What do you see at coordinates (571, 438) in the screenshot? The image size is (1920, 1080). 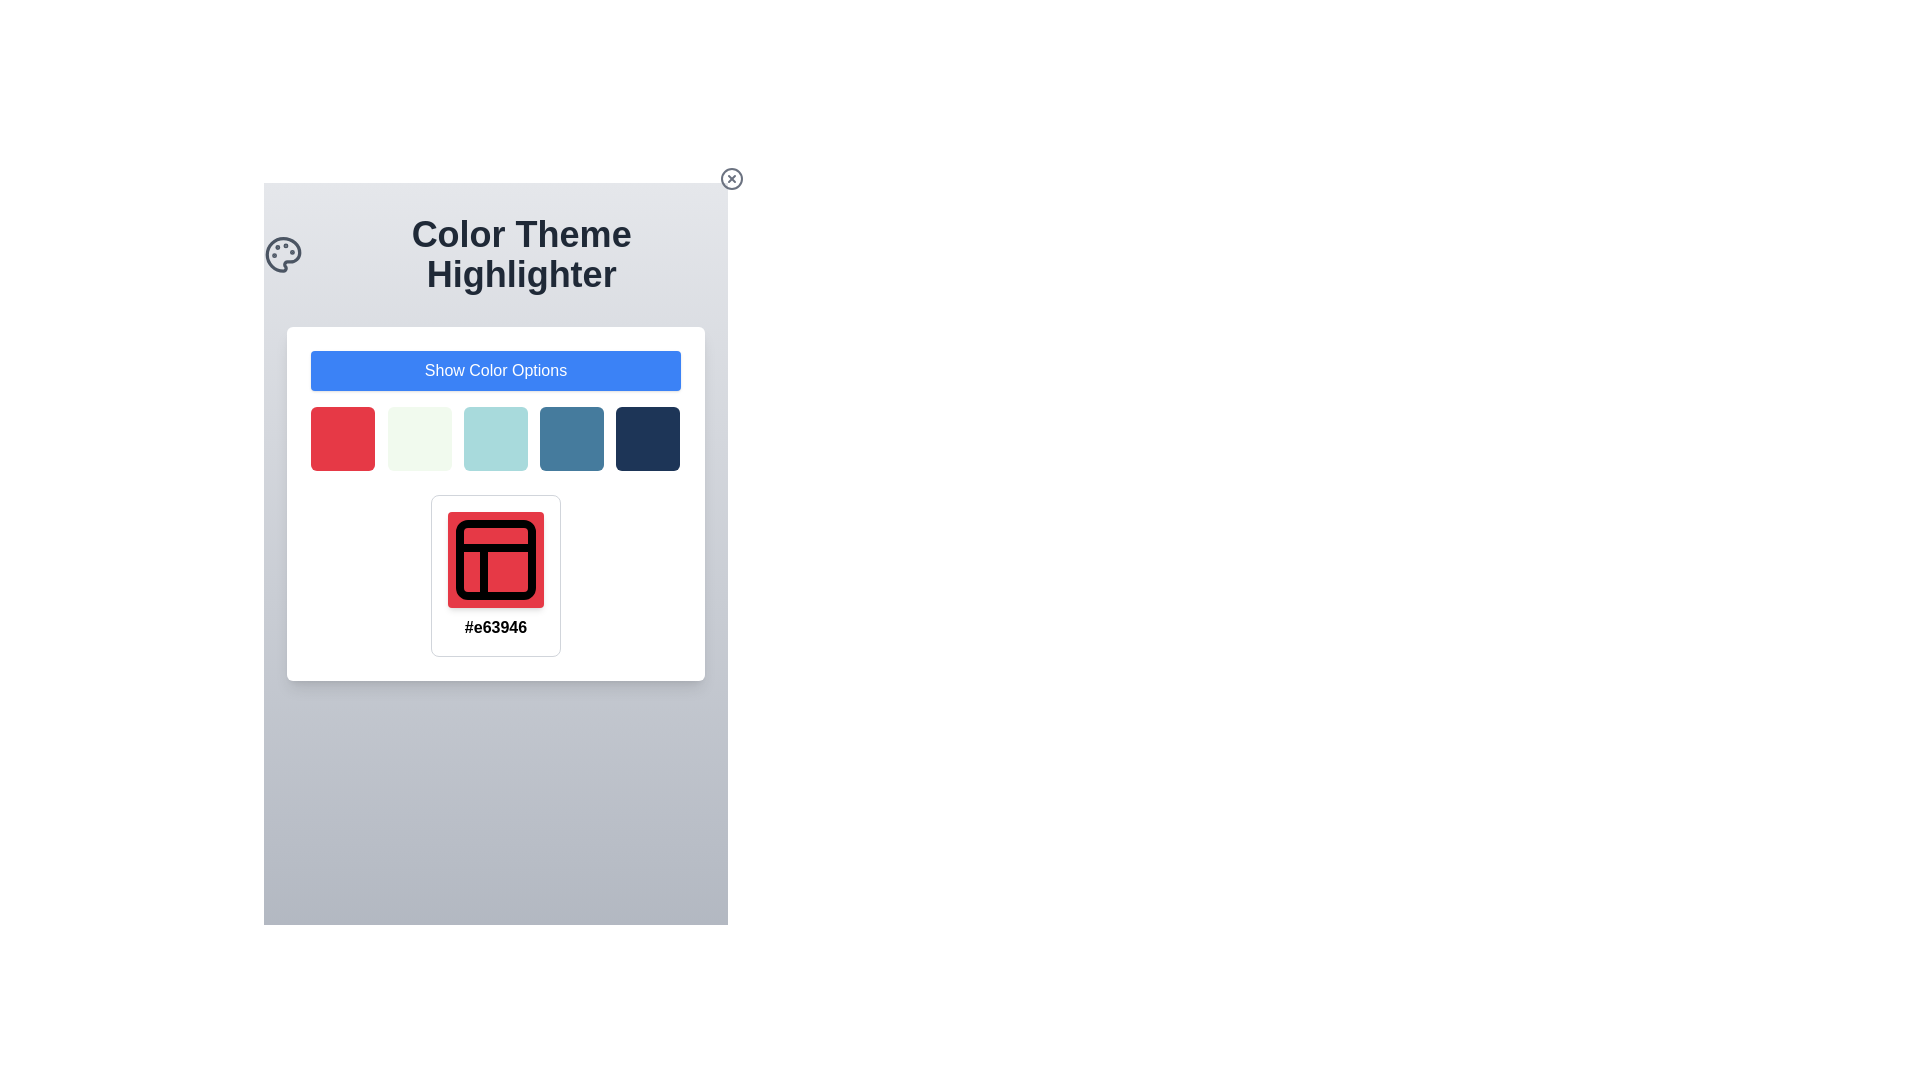 I see `the square-shaped button with rounded corners and solid blue color (#457B9D) located below the 'Show Color Options' button` at bounding box center [571, 438].